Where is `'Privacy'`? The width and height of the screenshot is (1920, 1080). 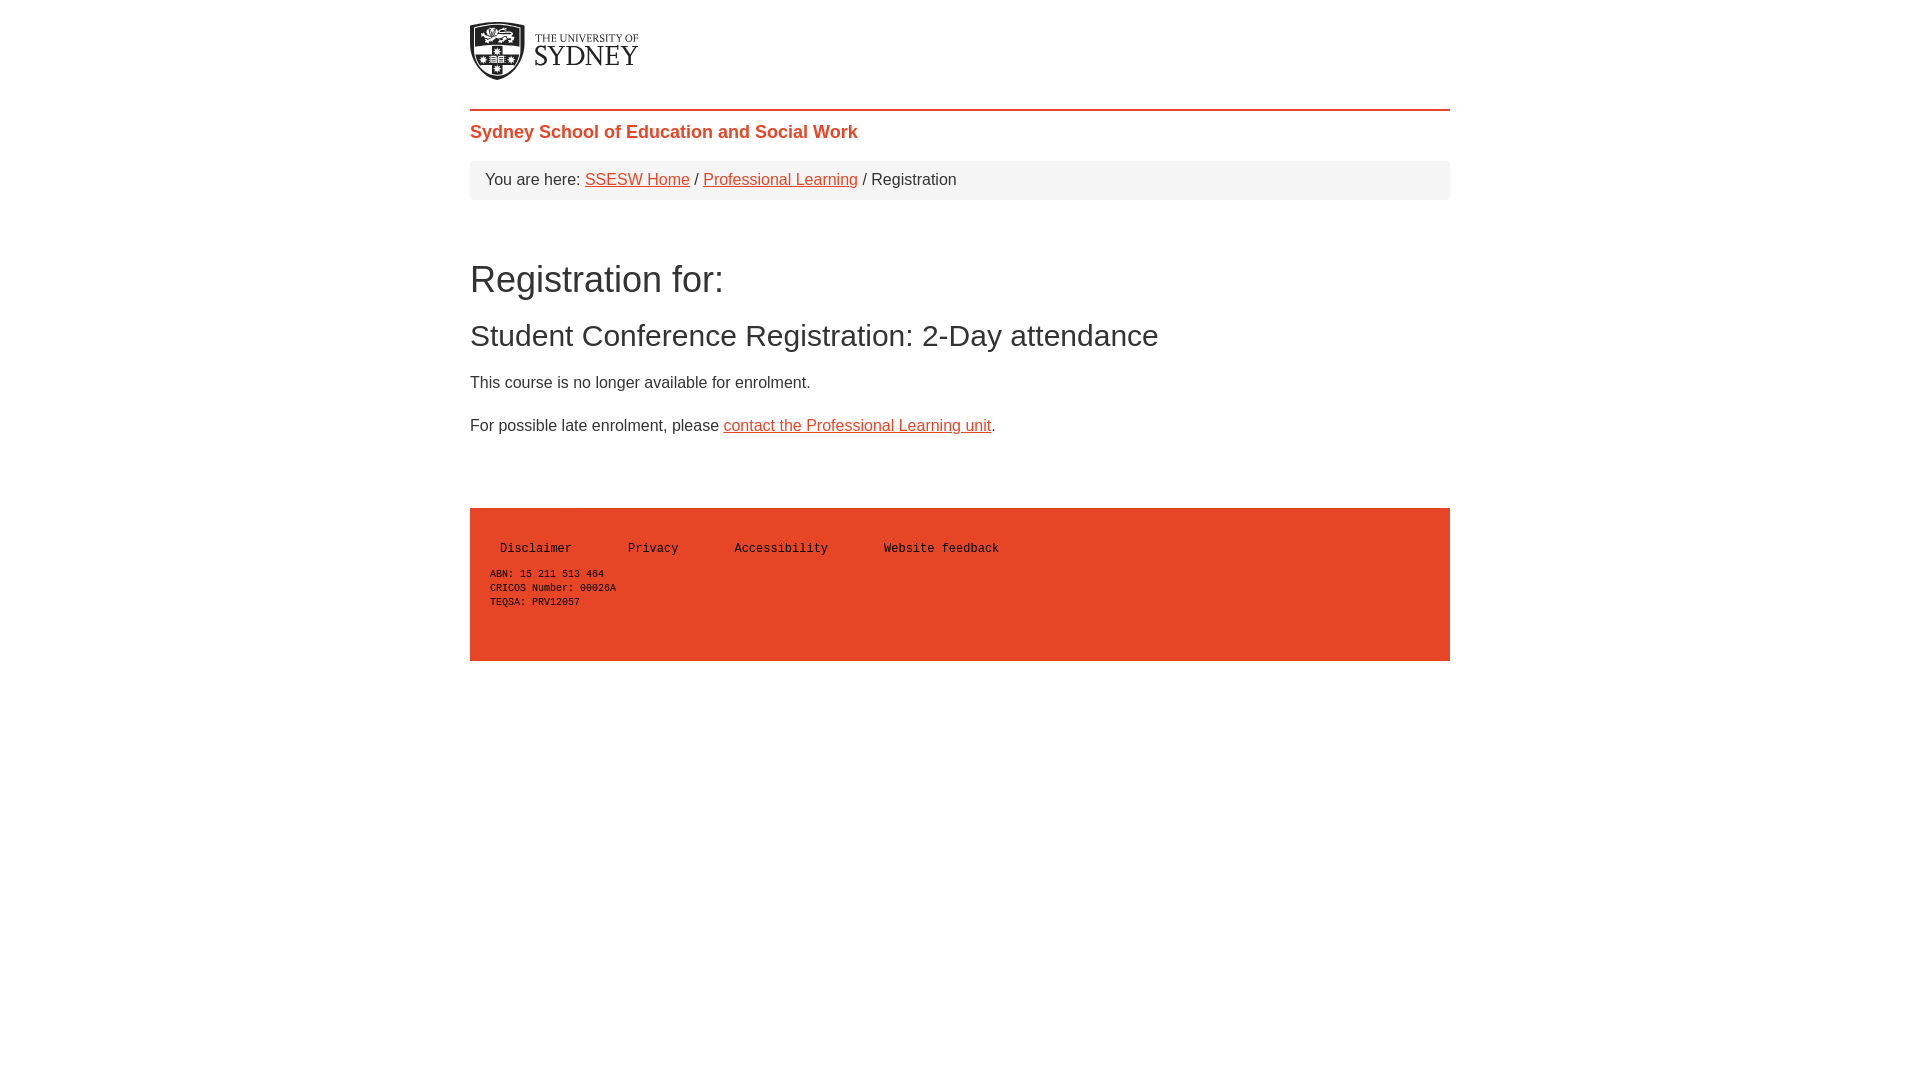
'Privacy' is located at coordinates (681, 549).